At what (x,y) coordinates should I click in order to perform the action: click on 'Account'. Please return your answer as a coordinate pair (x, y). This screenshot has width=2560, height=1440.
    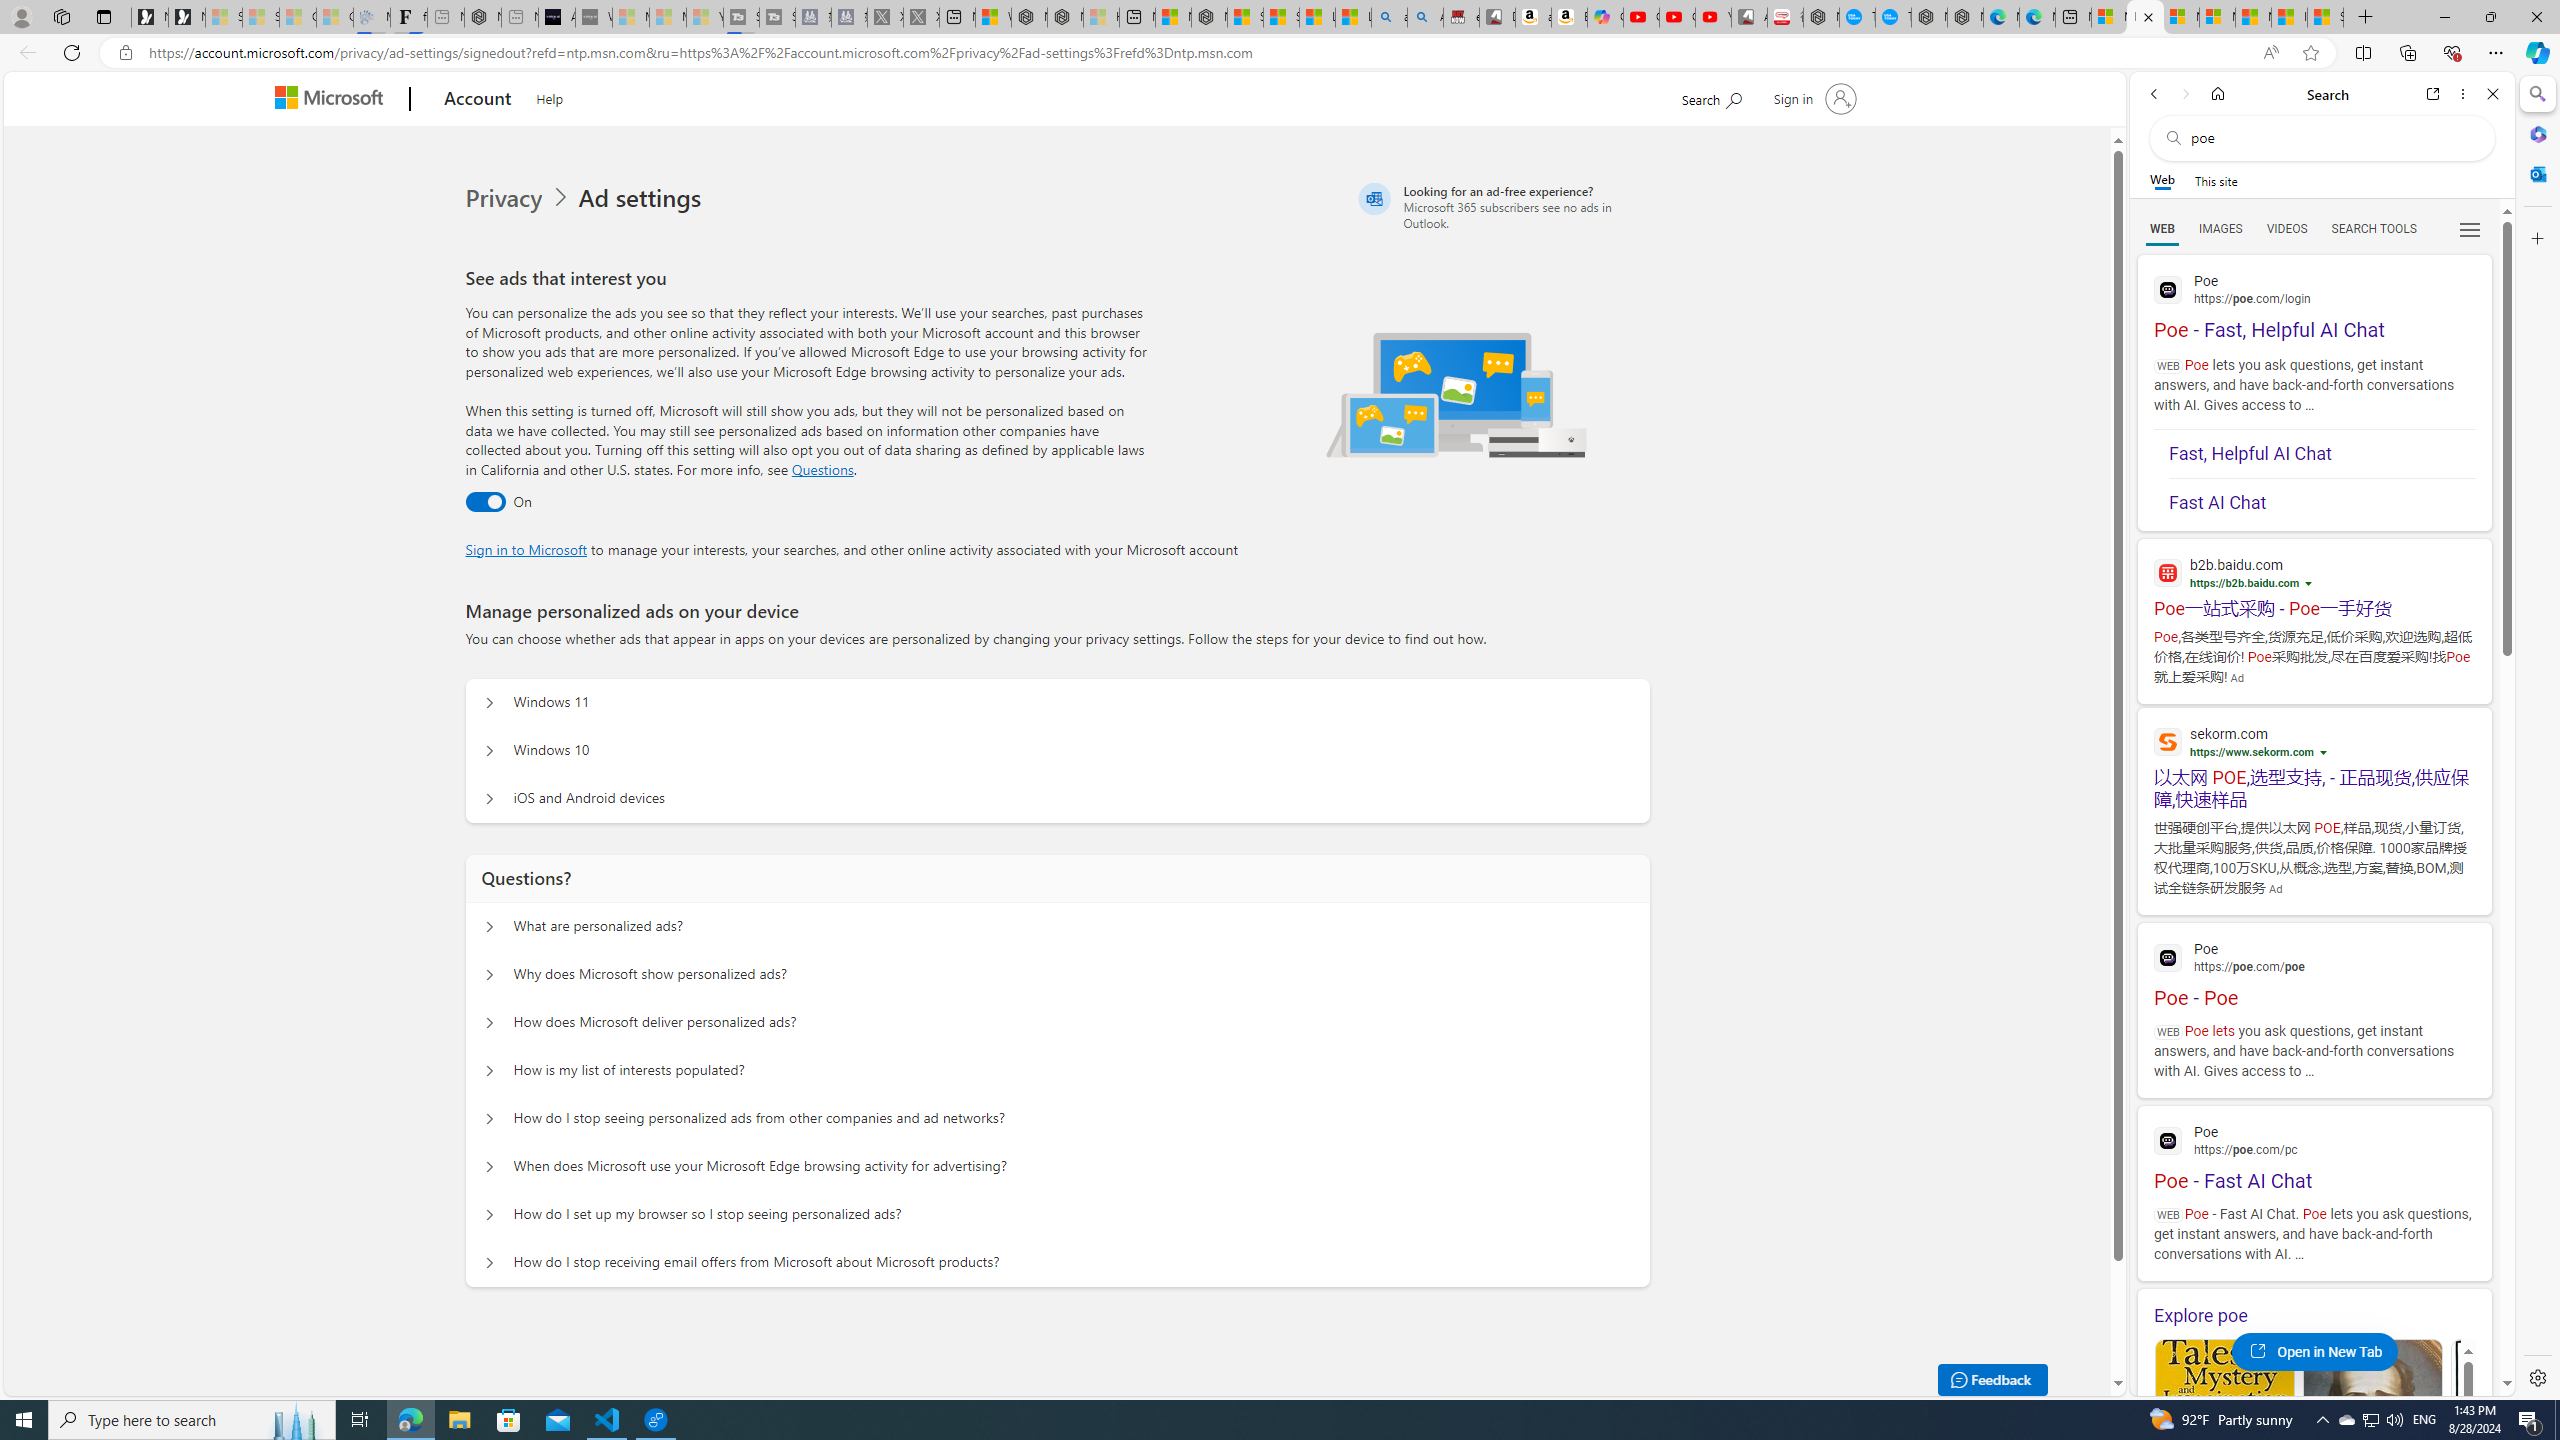
    Looking at the image, I should click on (477, 99).